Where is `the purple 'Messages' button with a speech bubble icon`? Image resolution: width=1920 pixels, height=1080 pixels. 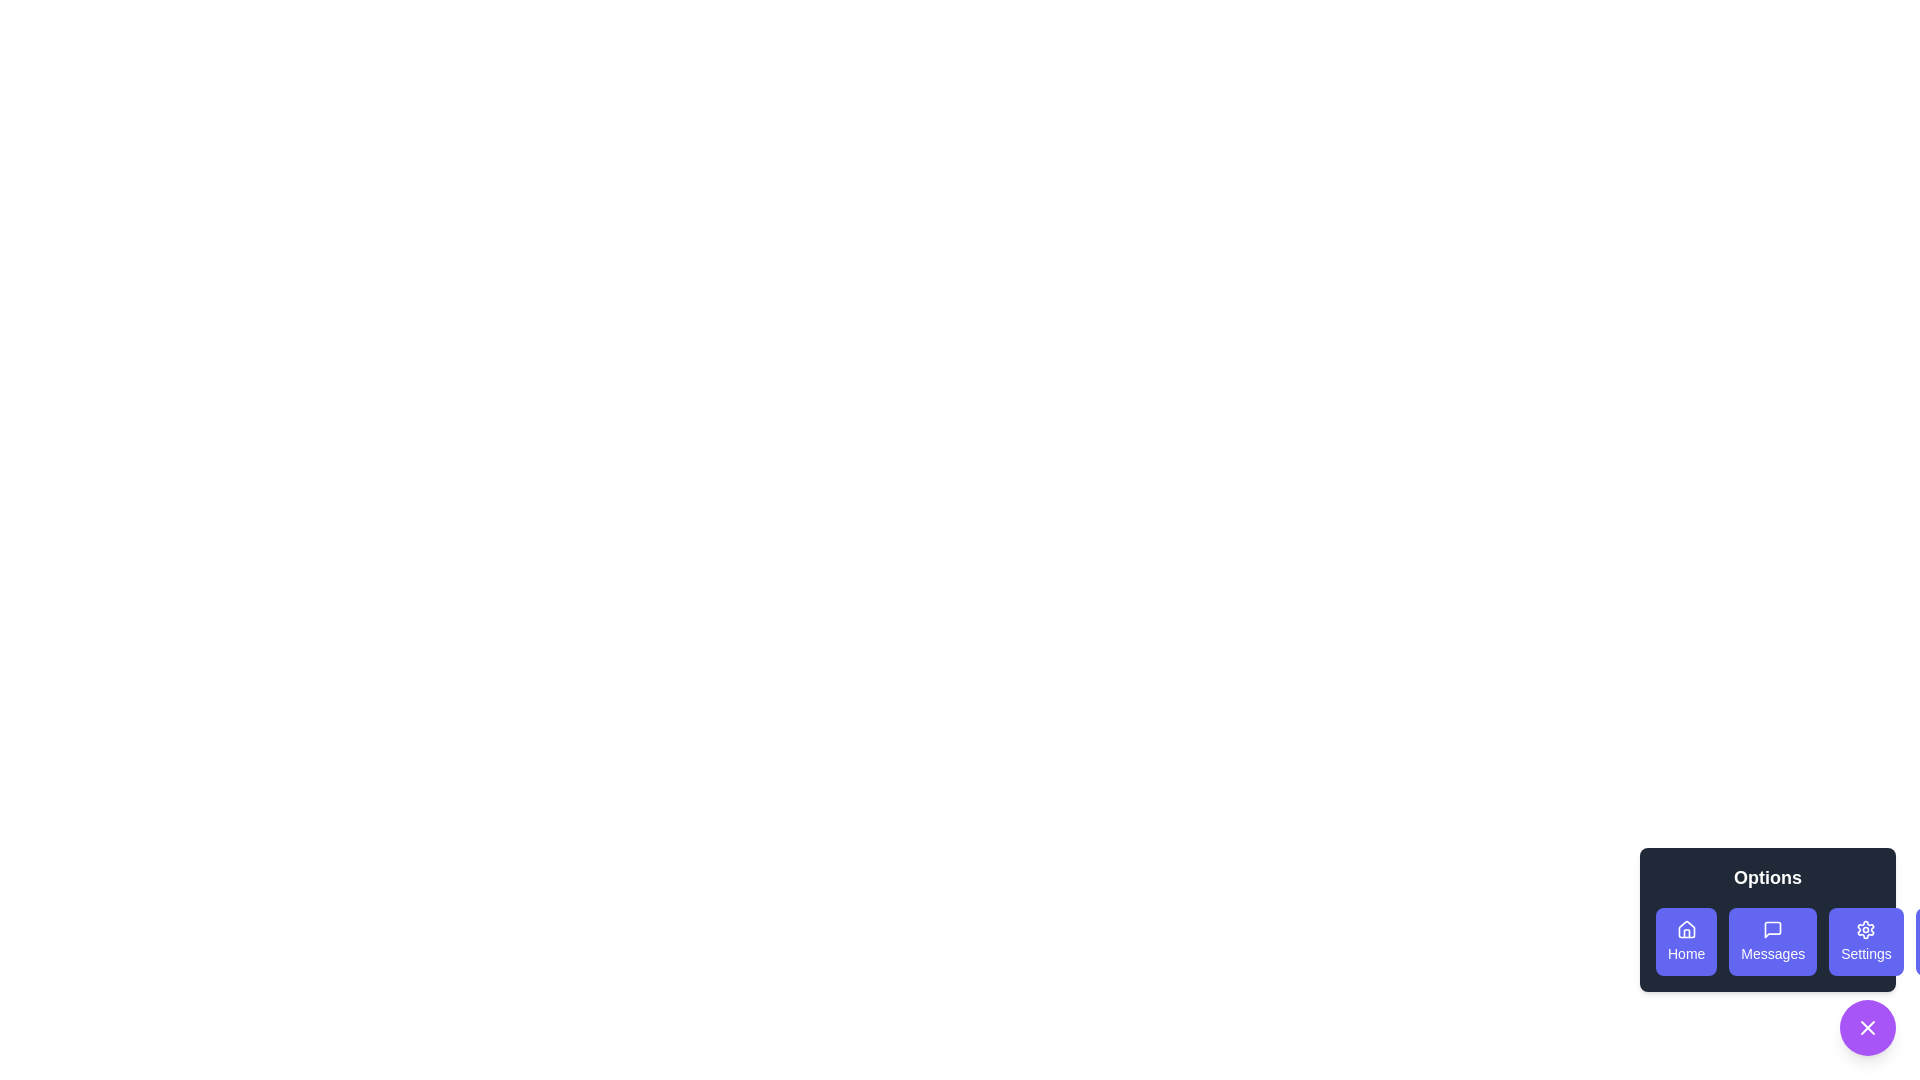
the purple 'Messages' button with a speech bubble icon is located at coordinates (1773, 941).